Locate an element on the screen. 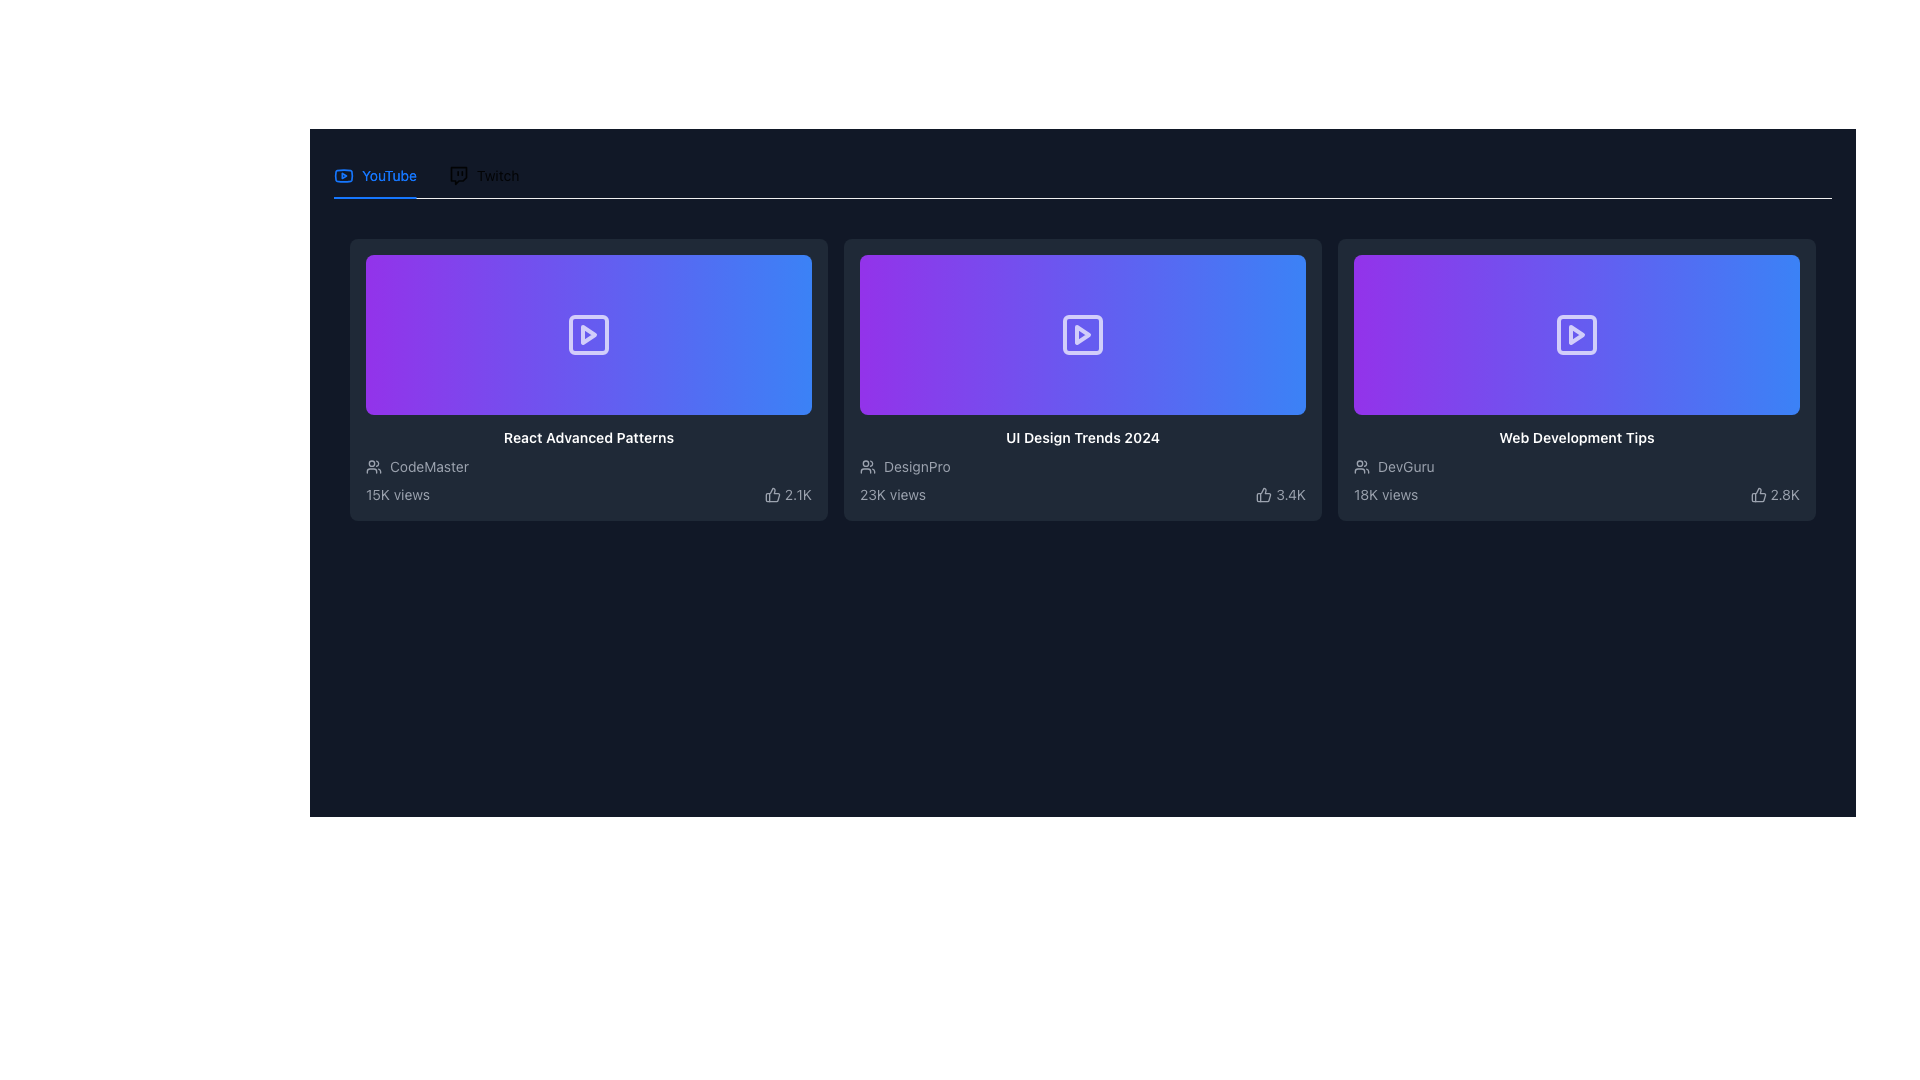 The height and width of the screenshot is (1080, 1920). the static text displaying '18K views', which is styled in gray on a dark background and located in the metadata section of the video card, to the left of '2.8K' is located at coordinates (1385, 494).